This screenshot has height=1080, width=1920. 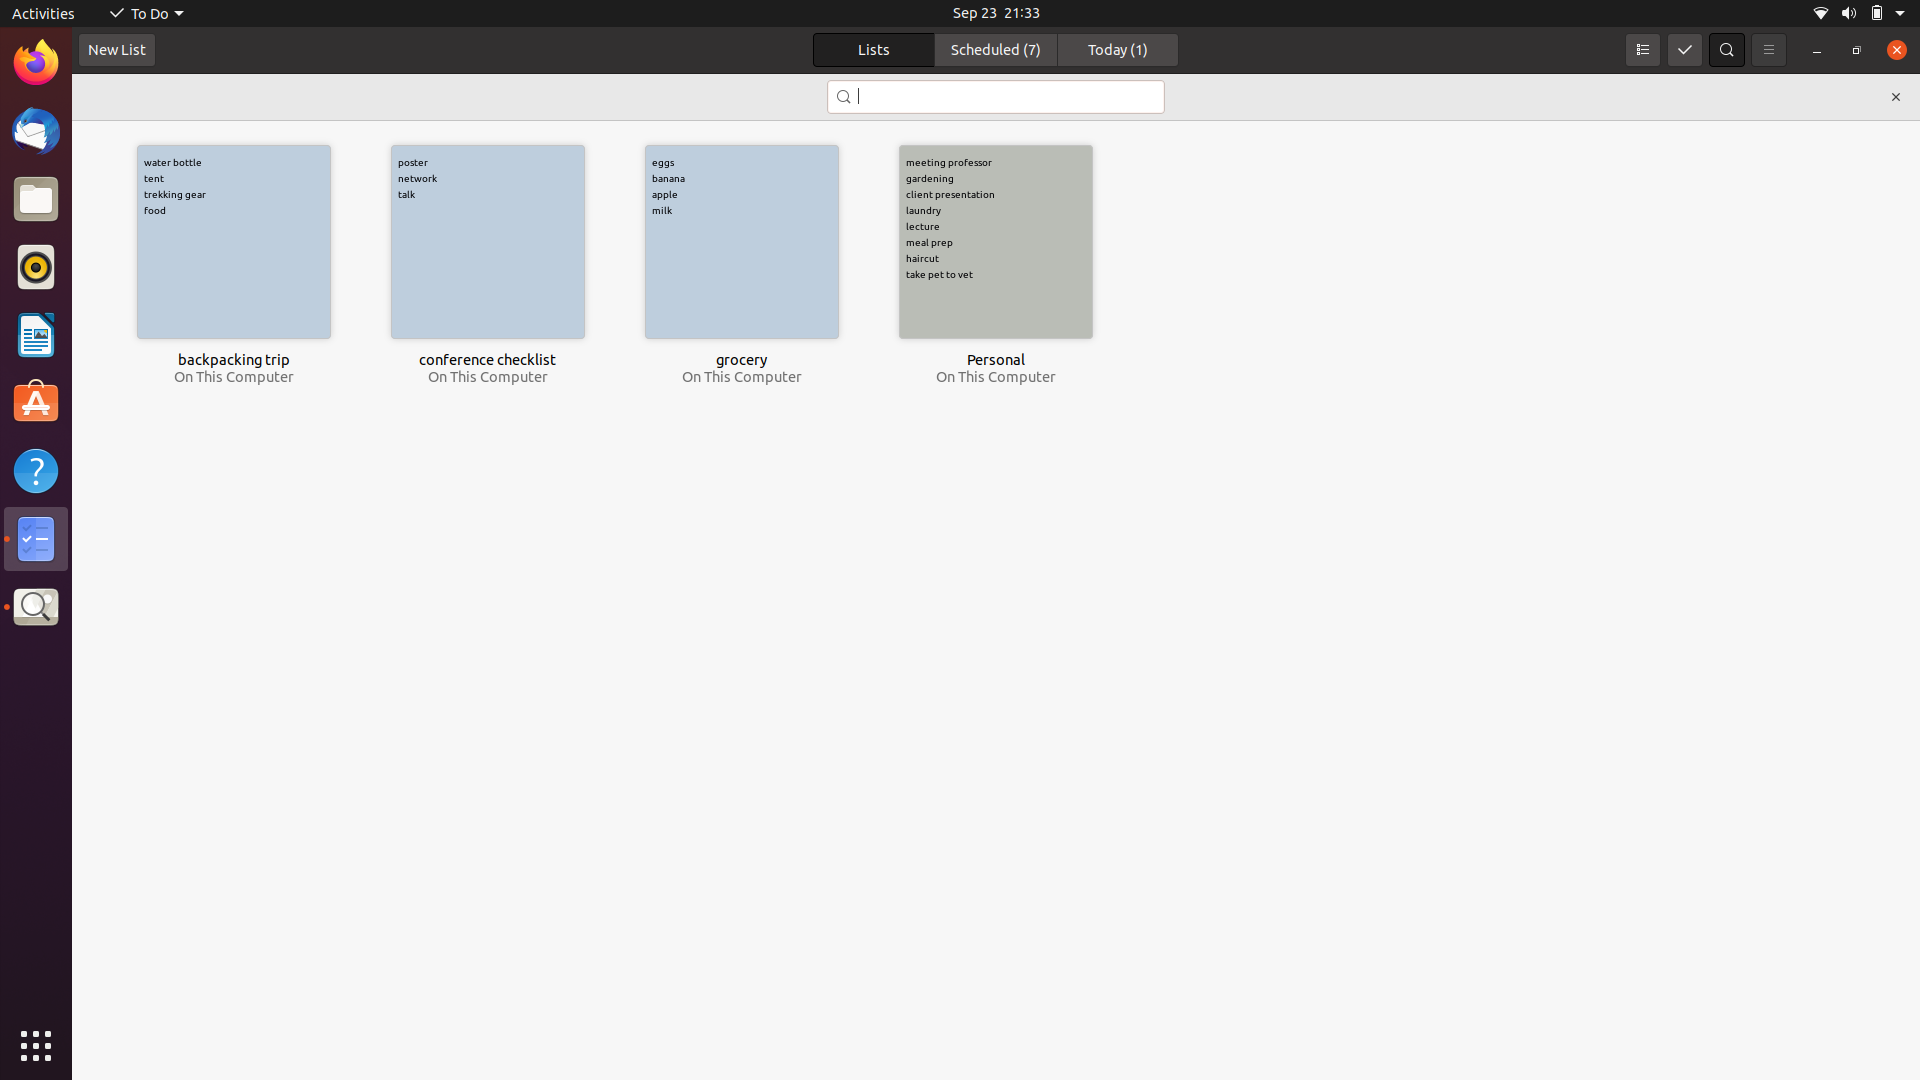 What do you see at coordinates (1894, 96) in the screenshot?
I see `End search panel operation through a mouse click` at bounding box center [1894, 96].